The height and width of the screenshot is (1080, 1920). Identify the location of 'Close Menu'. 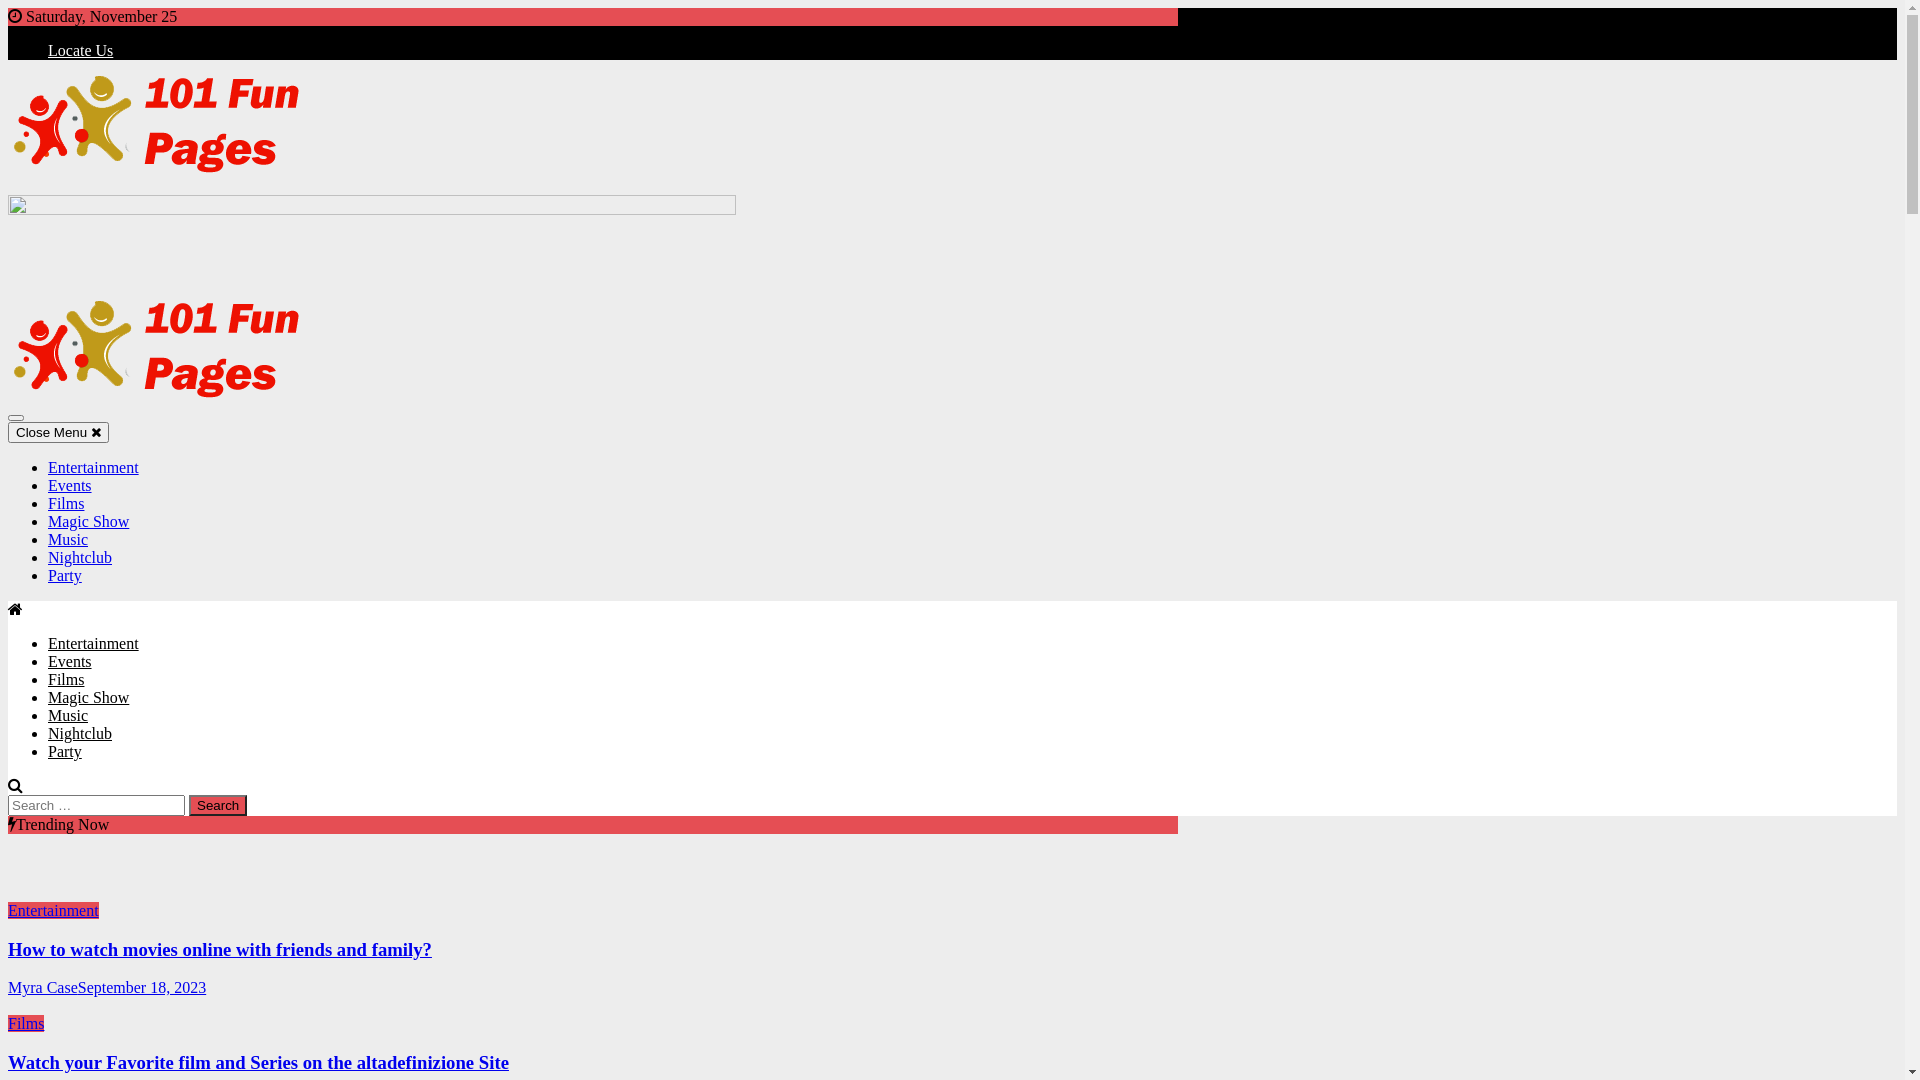
(58, 431).